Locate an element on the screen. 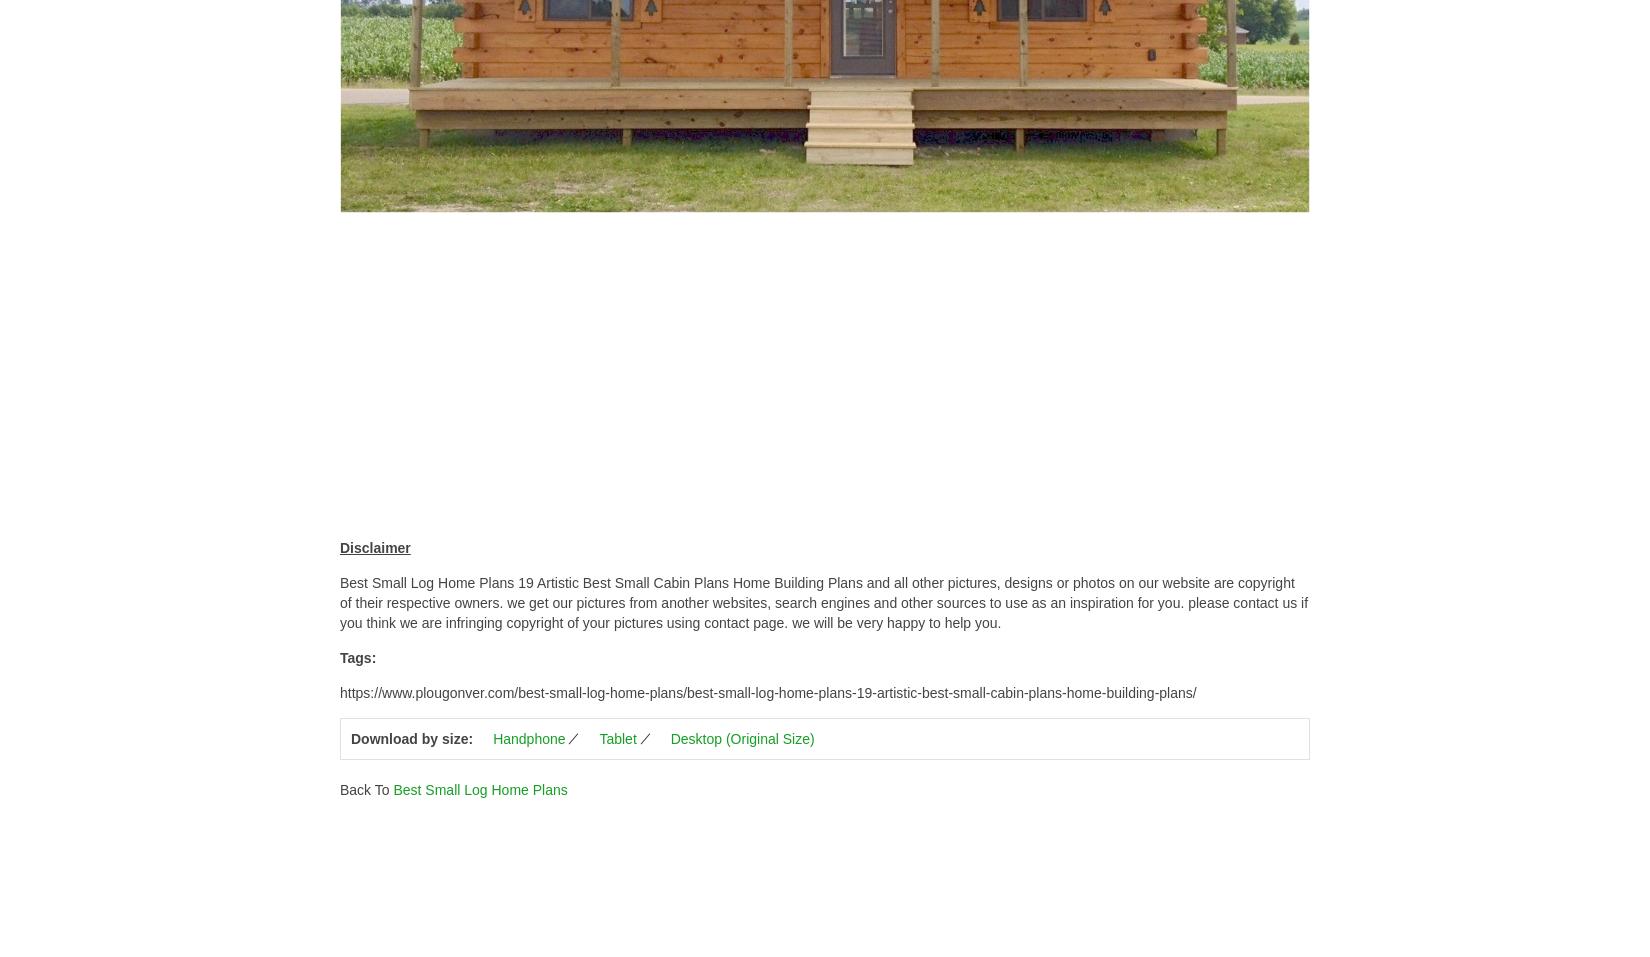 Image resolution: width=1650 pixels, height=957 pixels. 'Best Small Log Home Plans 19 Artistic Best Small Cabin Plans Home Building Plans and all other pictures, designs or photos on our website are copyright of their respective owners. we get our pictures from another websites, search engines and other sources to use as an inspiration for you. please contact us if you think we are infringing copyright of your pictures using contact page. we will be very happy to help you.' is located at coordinates (823, 600).